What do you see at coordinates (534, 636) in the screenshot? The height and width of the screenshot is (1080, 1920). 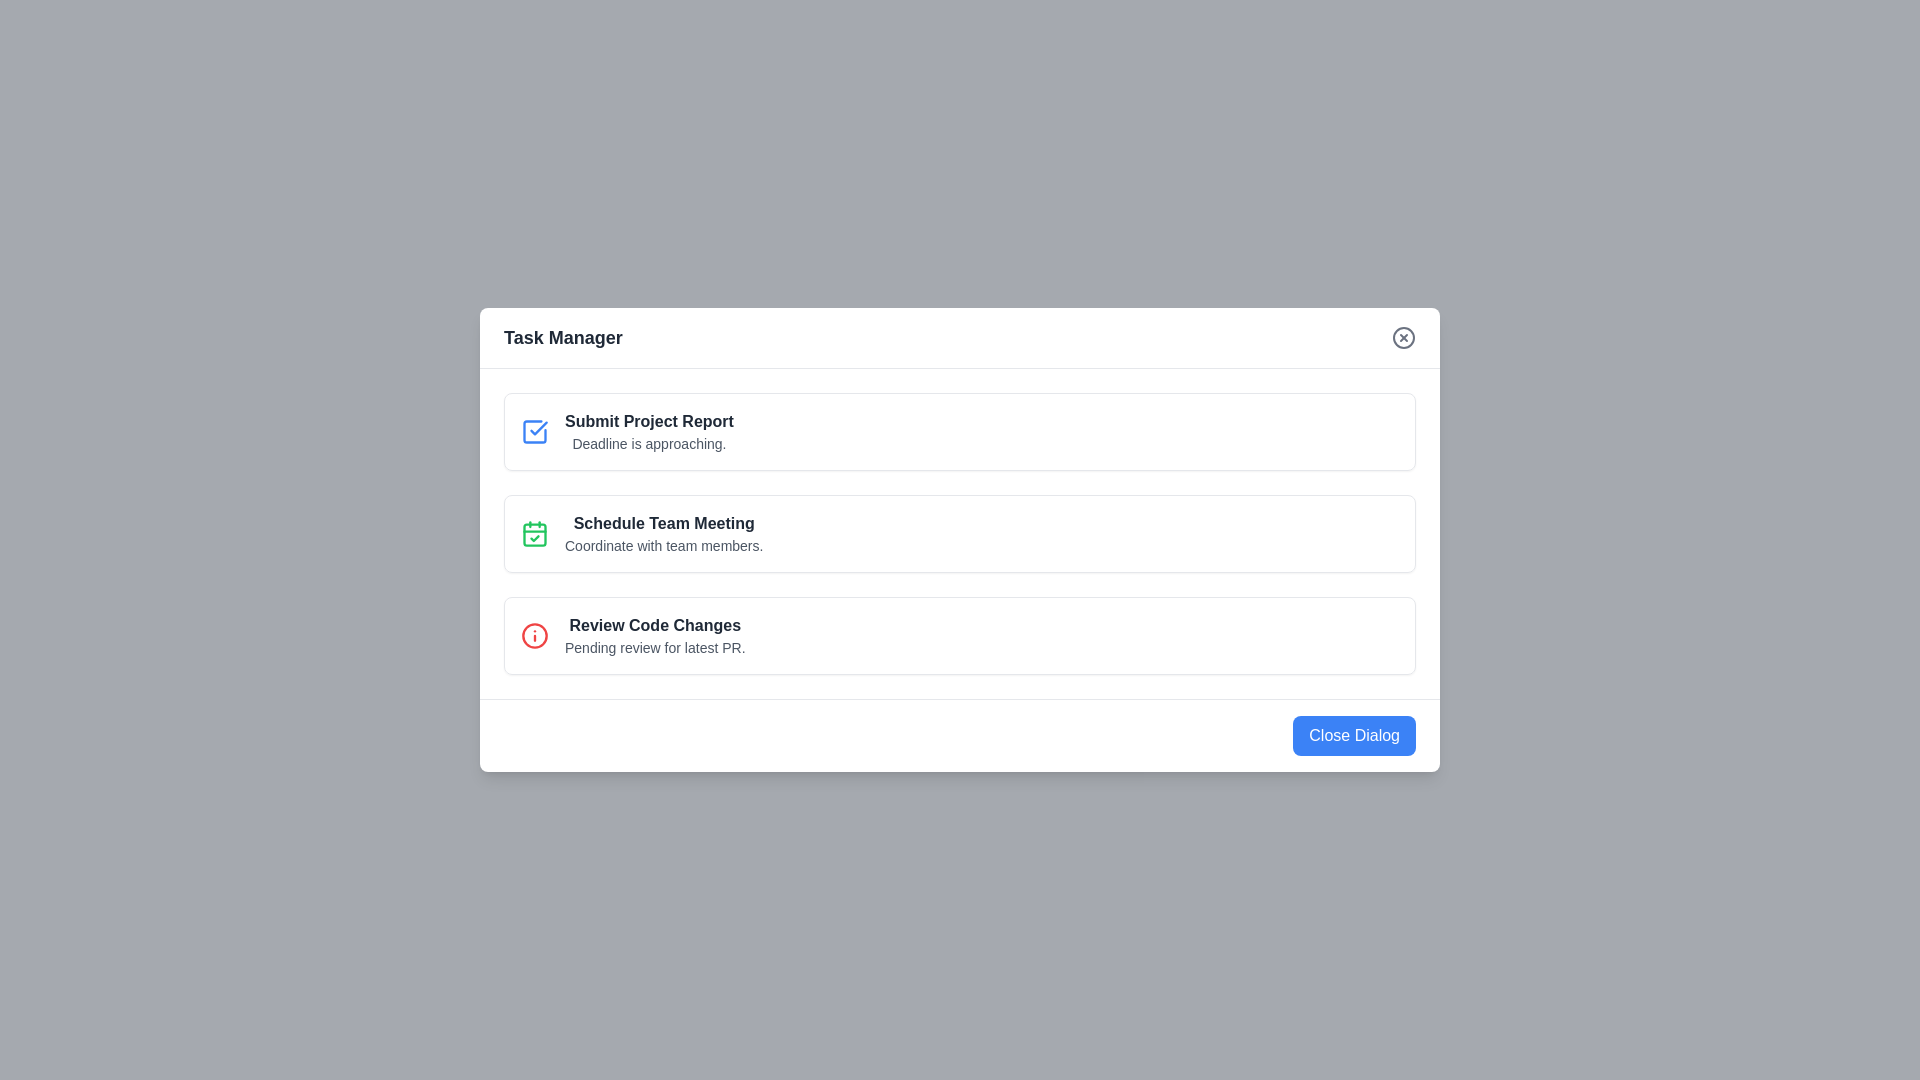 I see `the icon for the task titled 'Review Code Changes'` at bounding box center [534, 636].